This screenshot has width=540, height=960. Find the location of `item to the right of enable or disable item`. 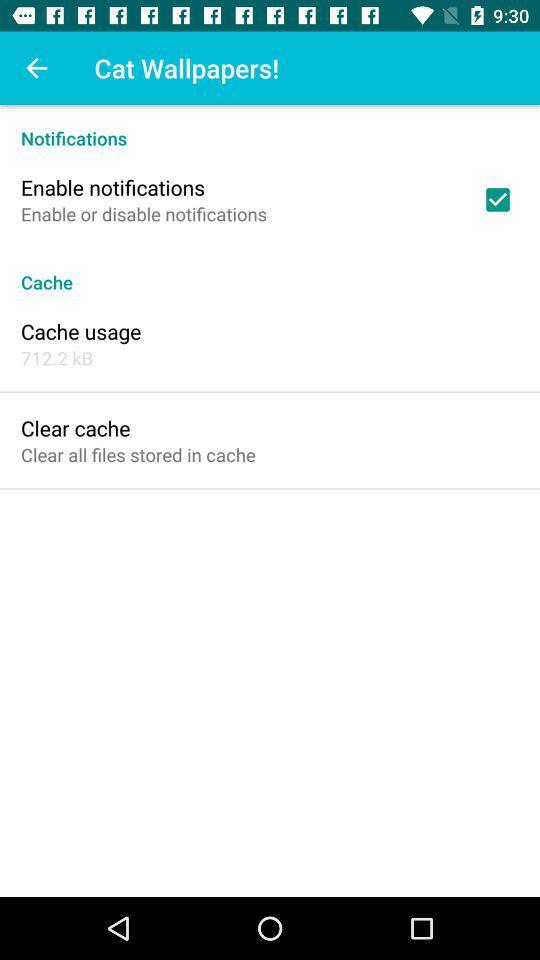

item to the right of enable or disable item is located at coordinates (496, 199).